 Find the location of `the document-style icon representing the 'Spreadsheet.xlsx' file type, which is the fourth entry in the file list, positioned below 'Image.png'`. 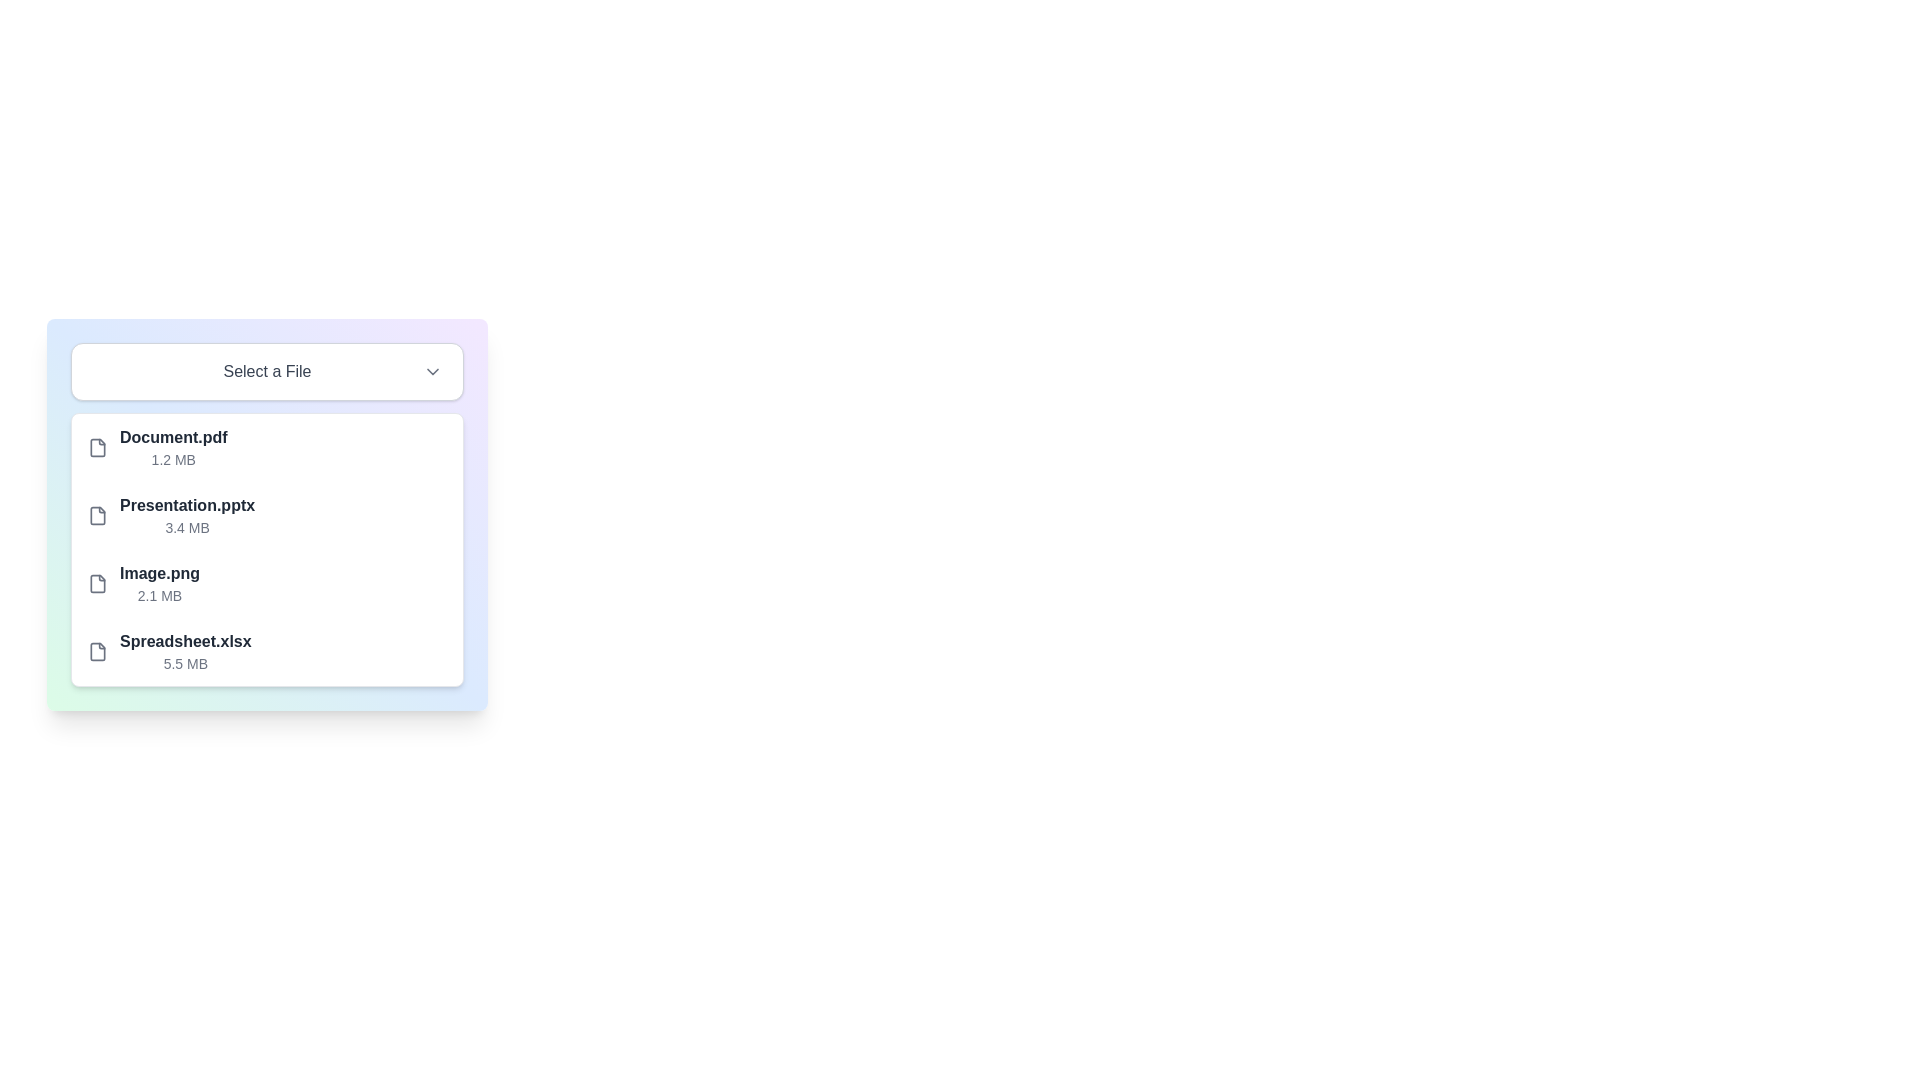

the document-style icon representing the 'Spreadsheet.xlsx' file type, which is the fourth entry in the file list, positioned below 'Image.png' is located at coordinates (96, 651).